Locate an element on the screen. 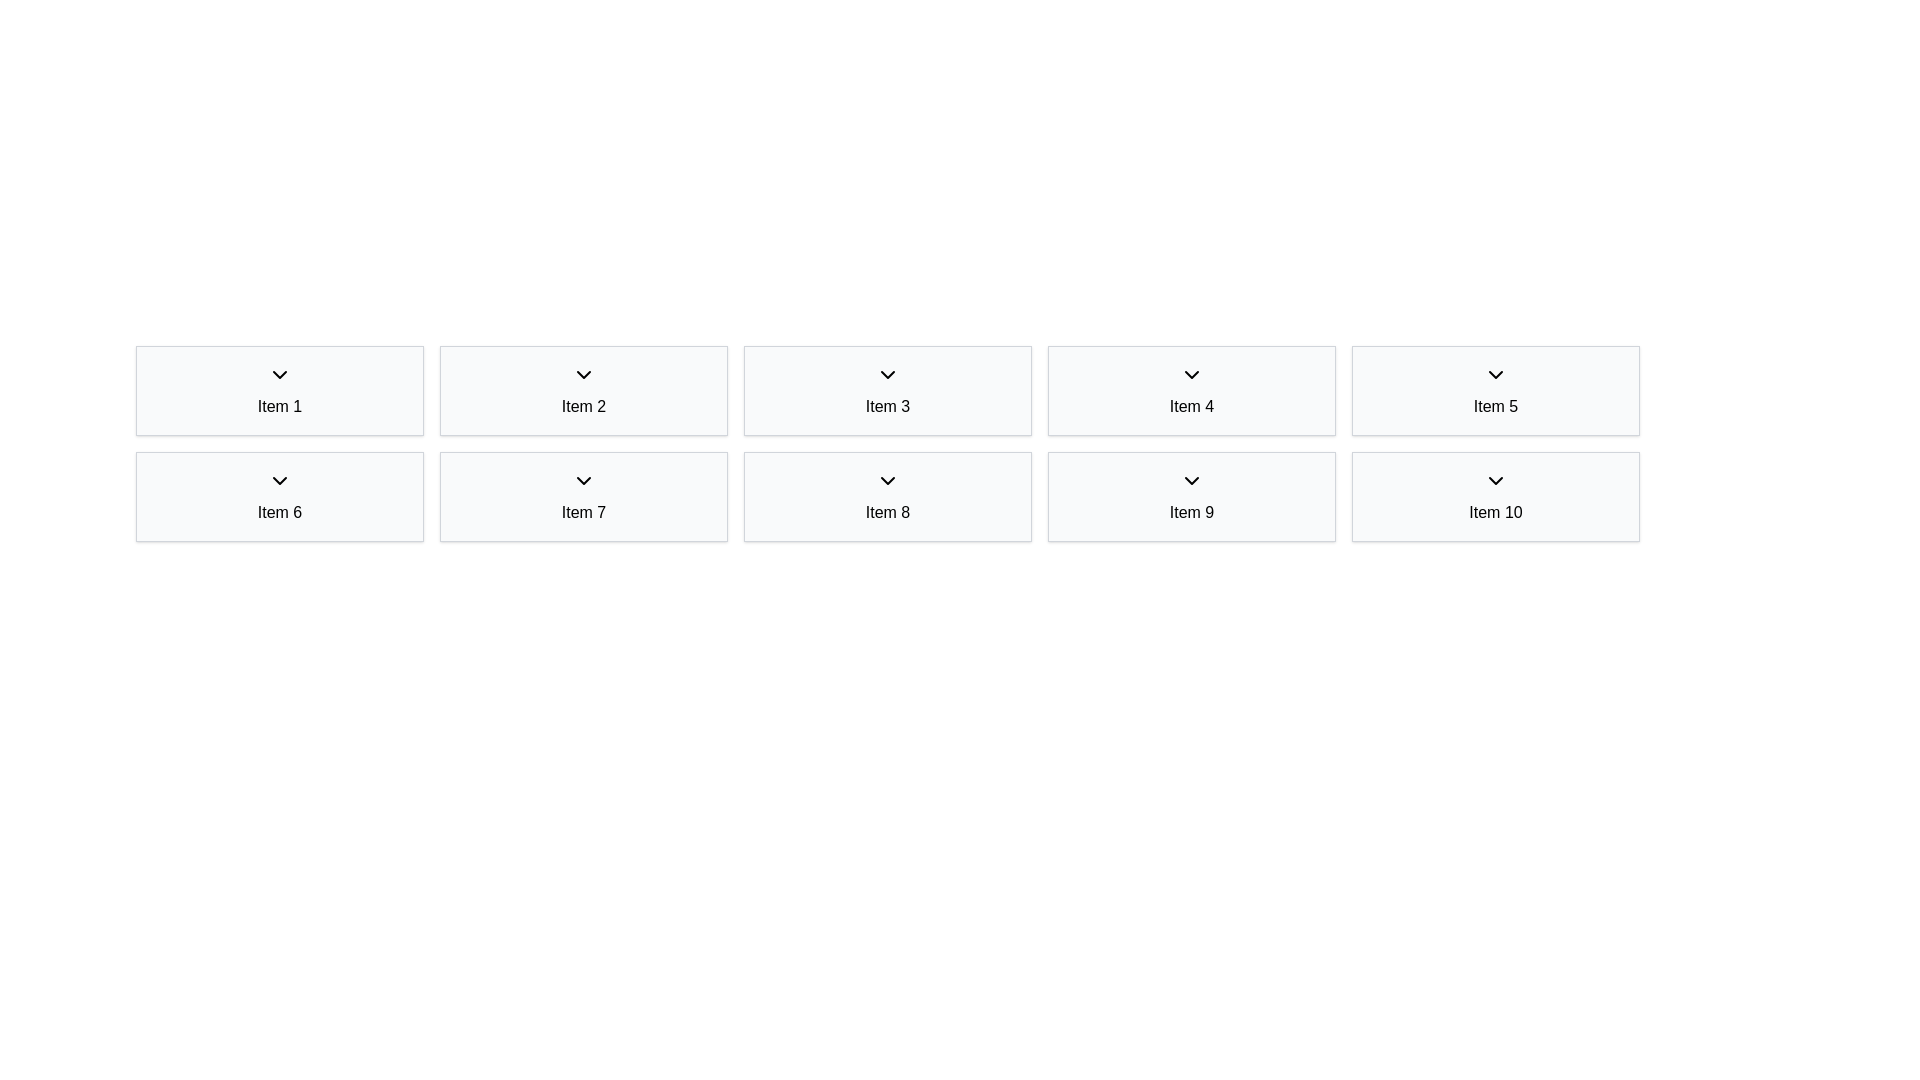  the text label displaying 'Item 8', which is centered and located in the second row and third column of the square cards interface, below a chevron icon is located at coordinates (887, 512).